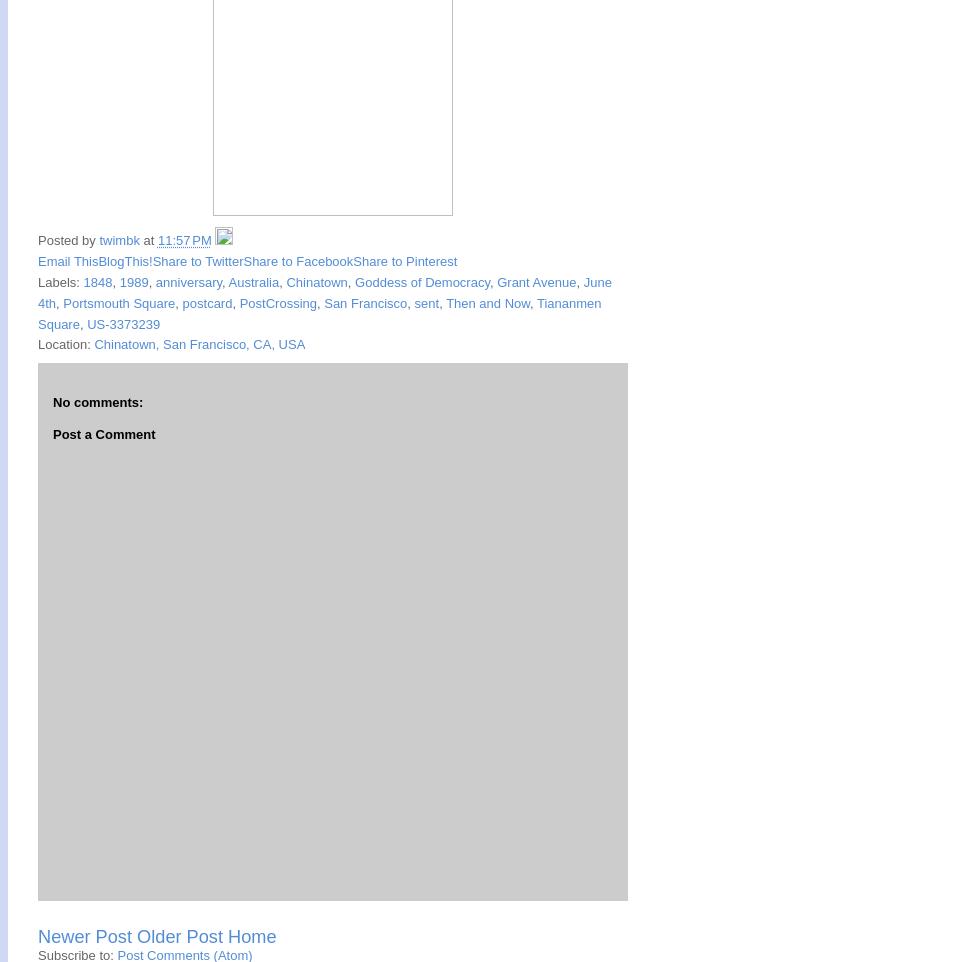  I want to click on '11:57 PM', so click(184, 239).